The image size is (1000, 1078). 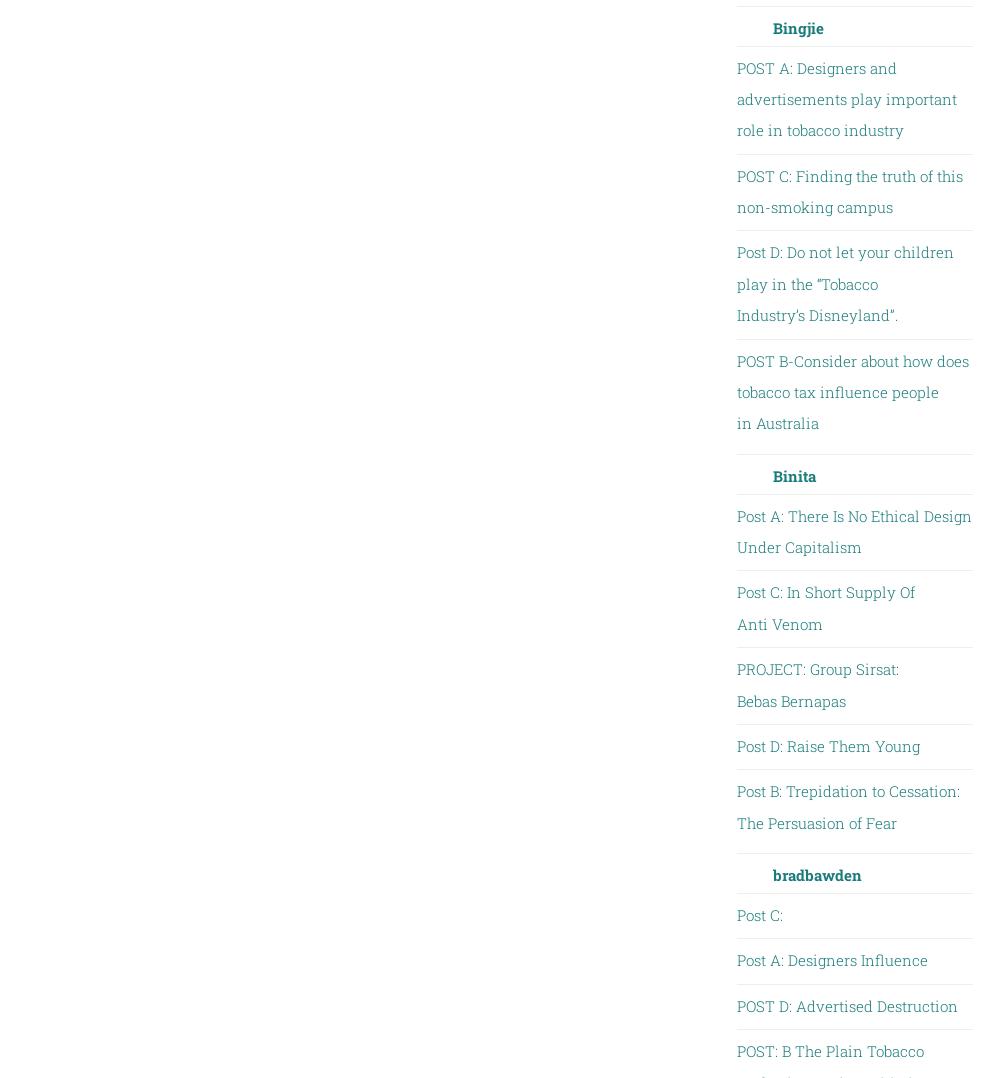 I want to click on 'Bingjie', so click(x=772, y=25).